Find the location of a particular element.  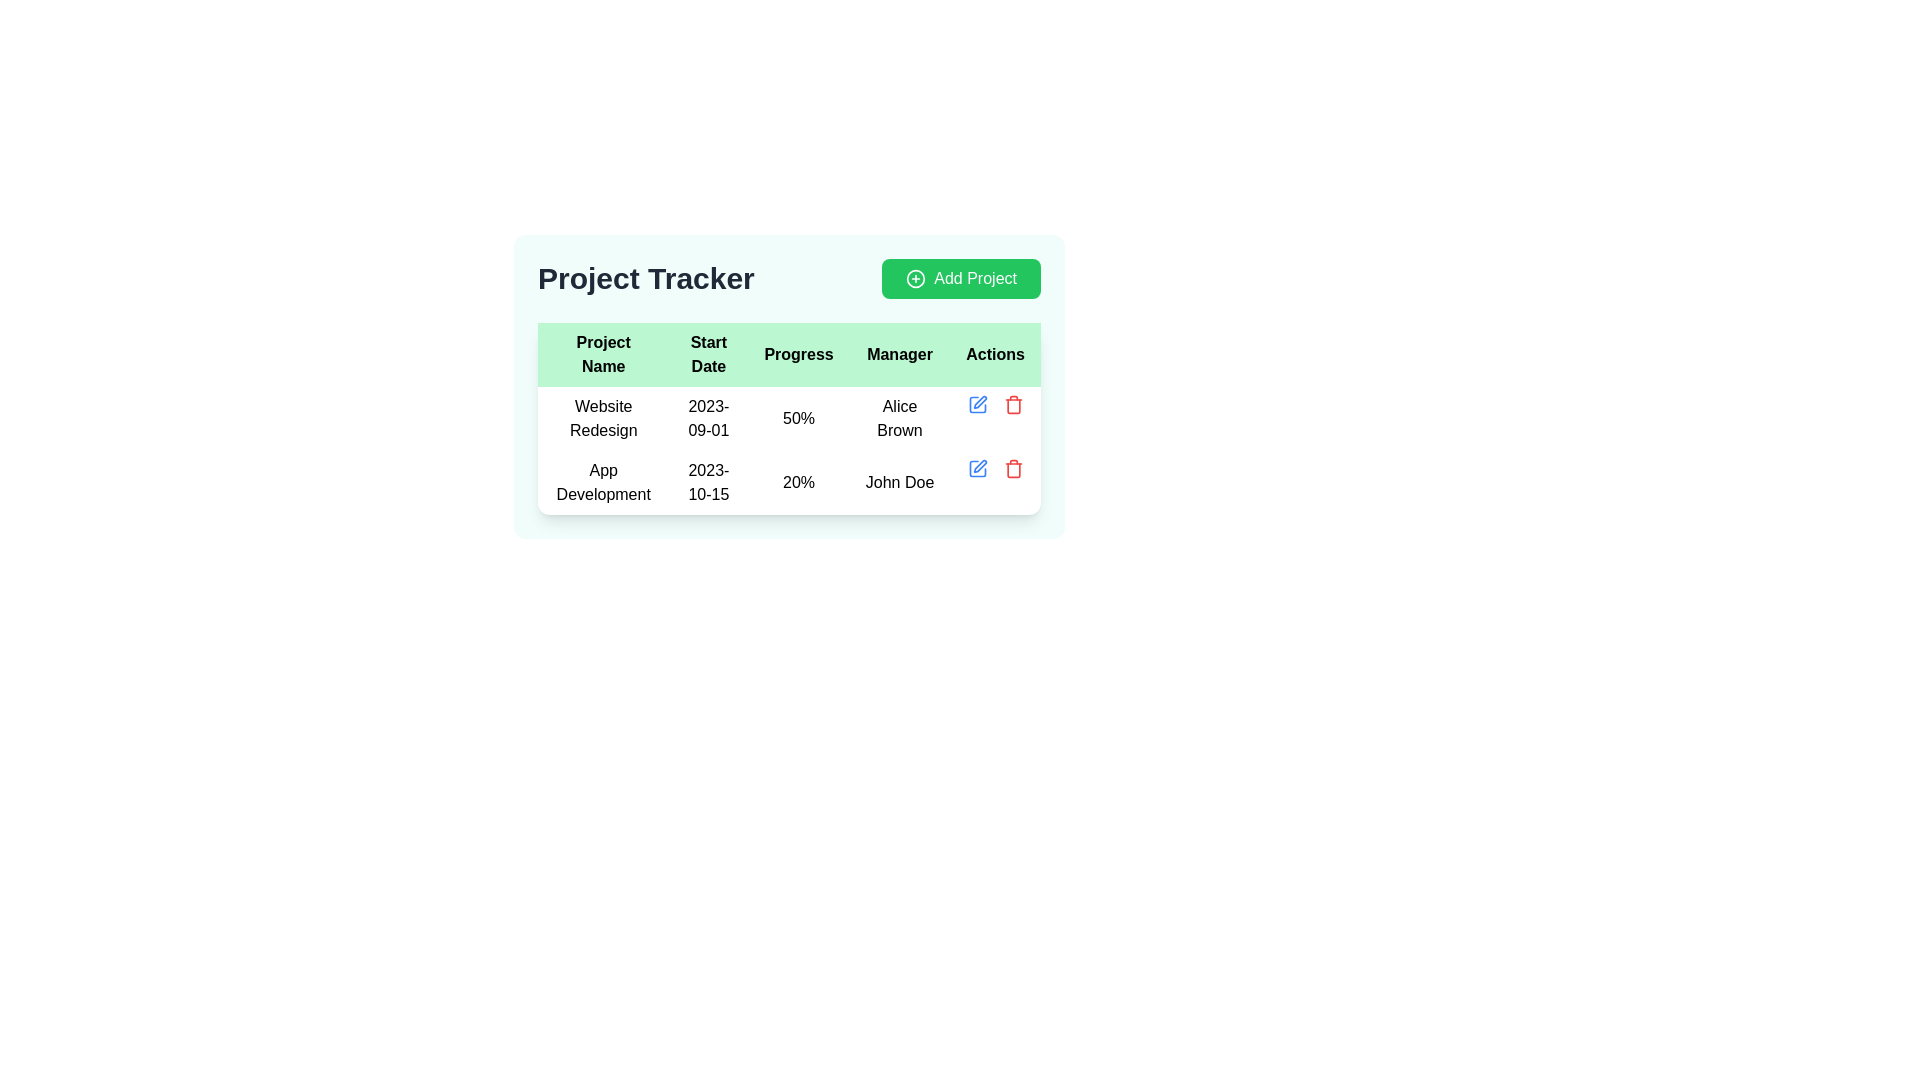

column labels from the table header row, which has a green background and includes headers: 'Project Name', 'Start Date', 'Progress', 'Manager', and 'Actions' is located at coordinates (788, 353).